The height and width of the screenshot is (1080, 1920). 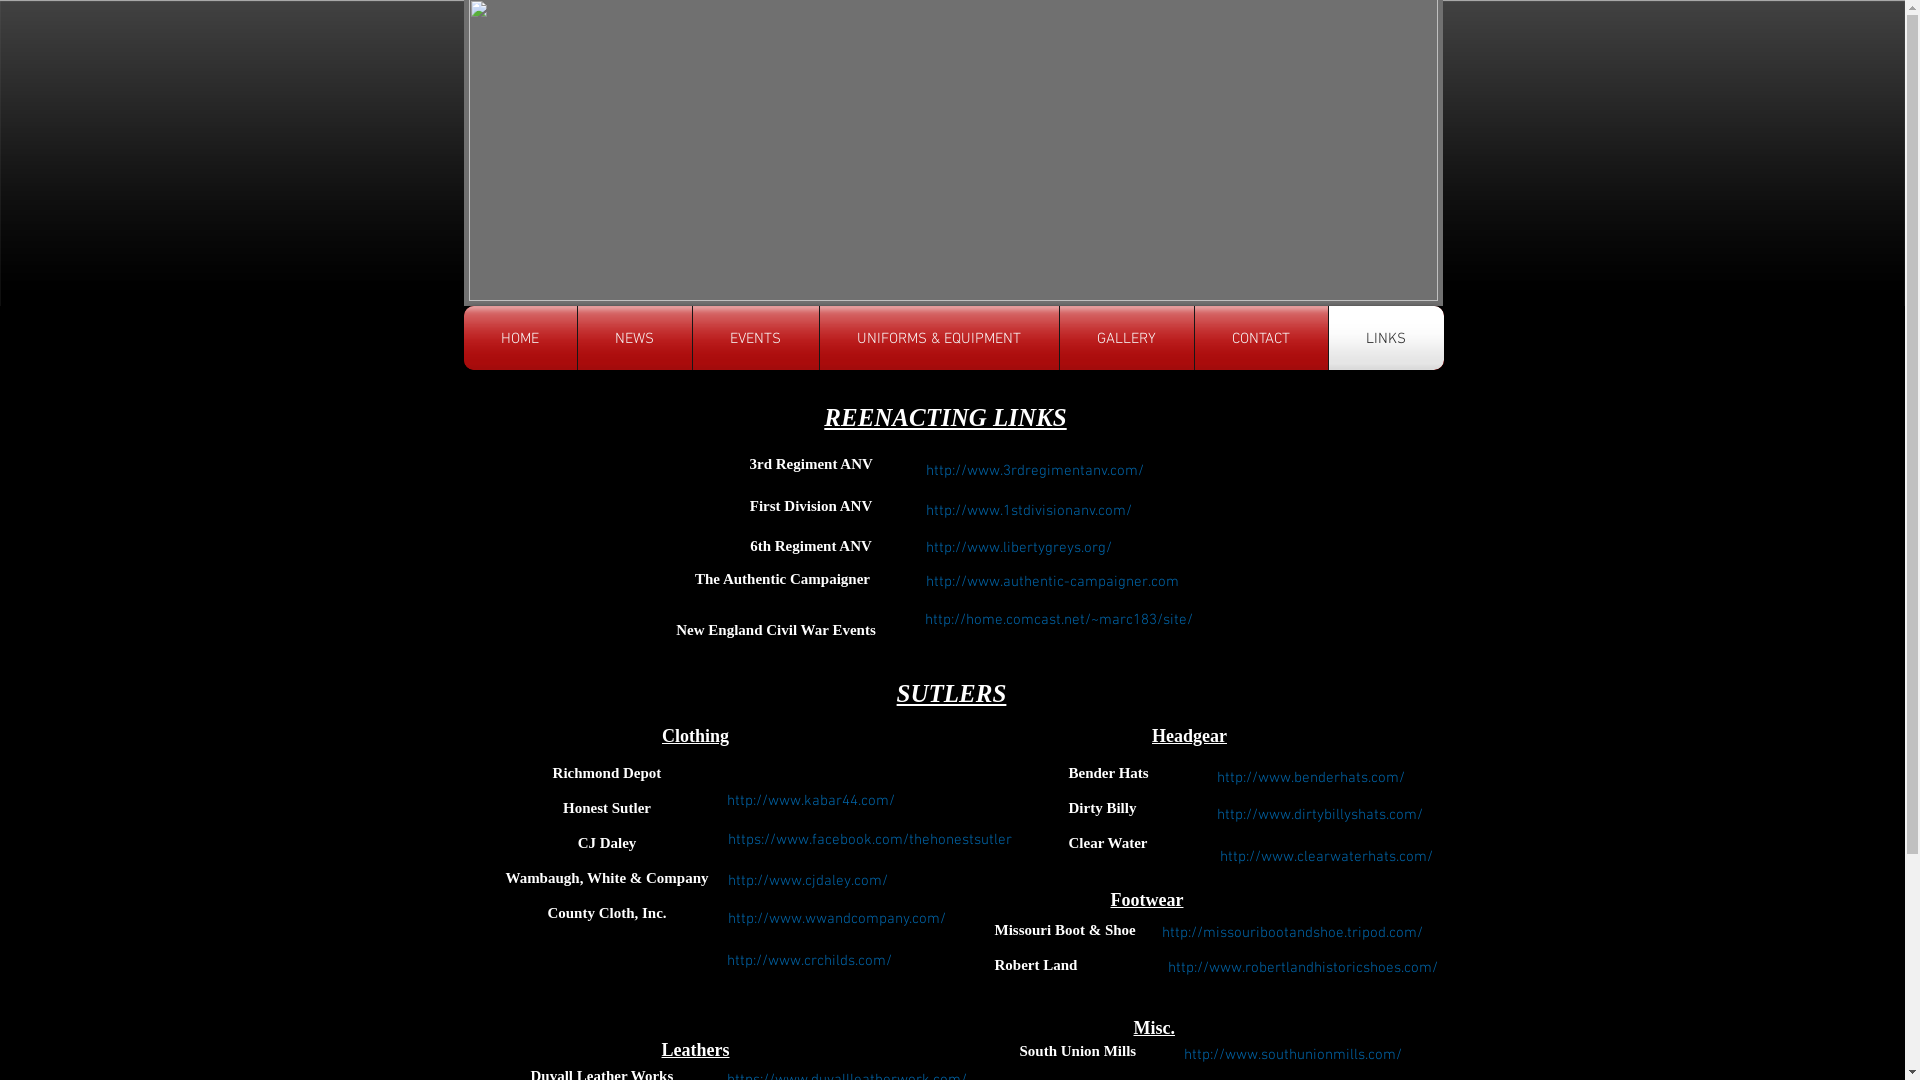 I want to click on 'CONTACT', so click(x=1259, y=337).